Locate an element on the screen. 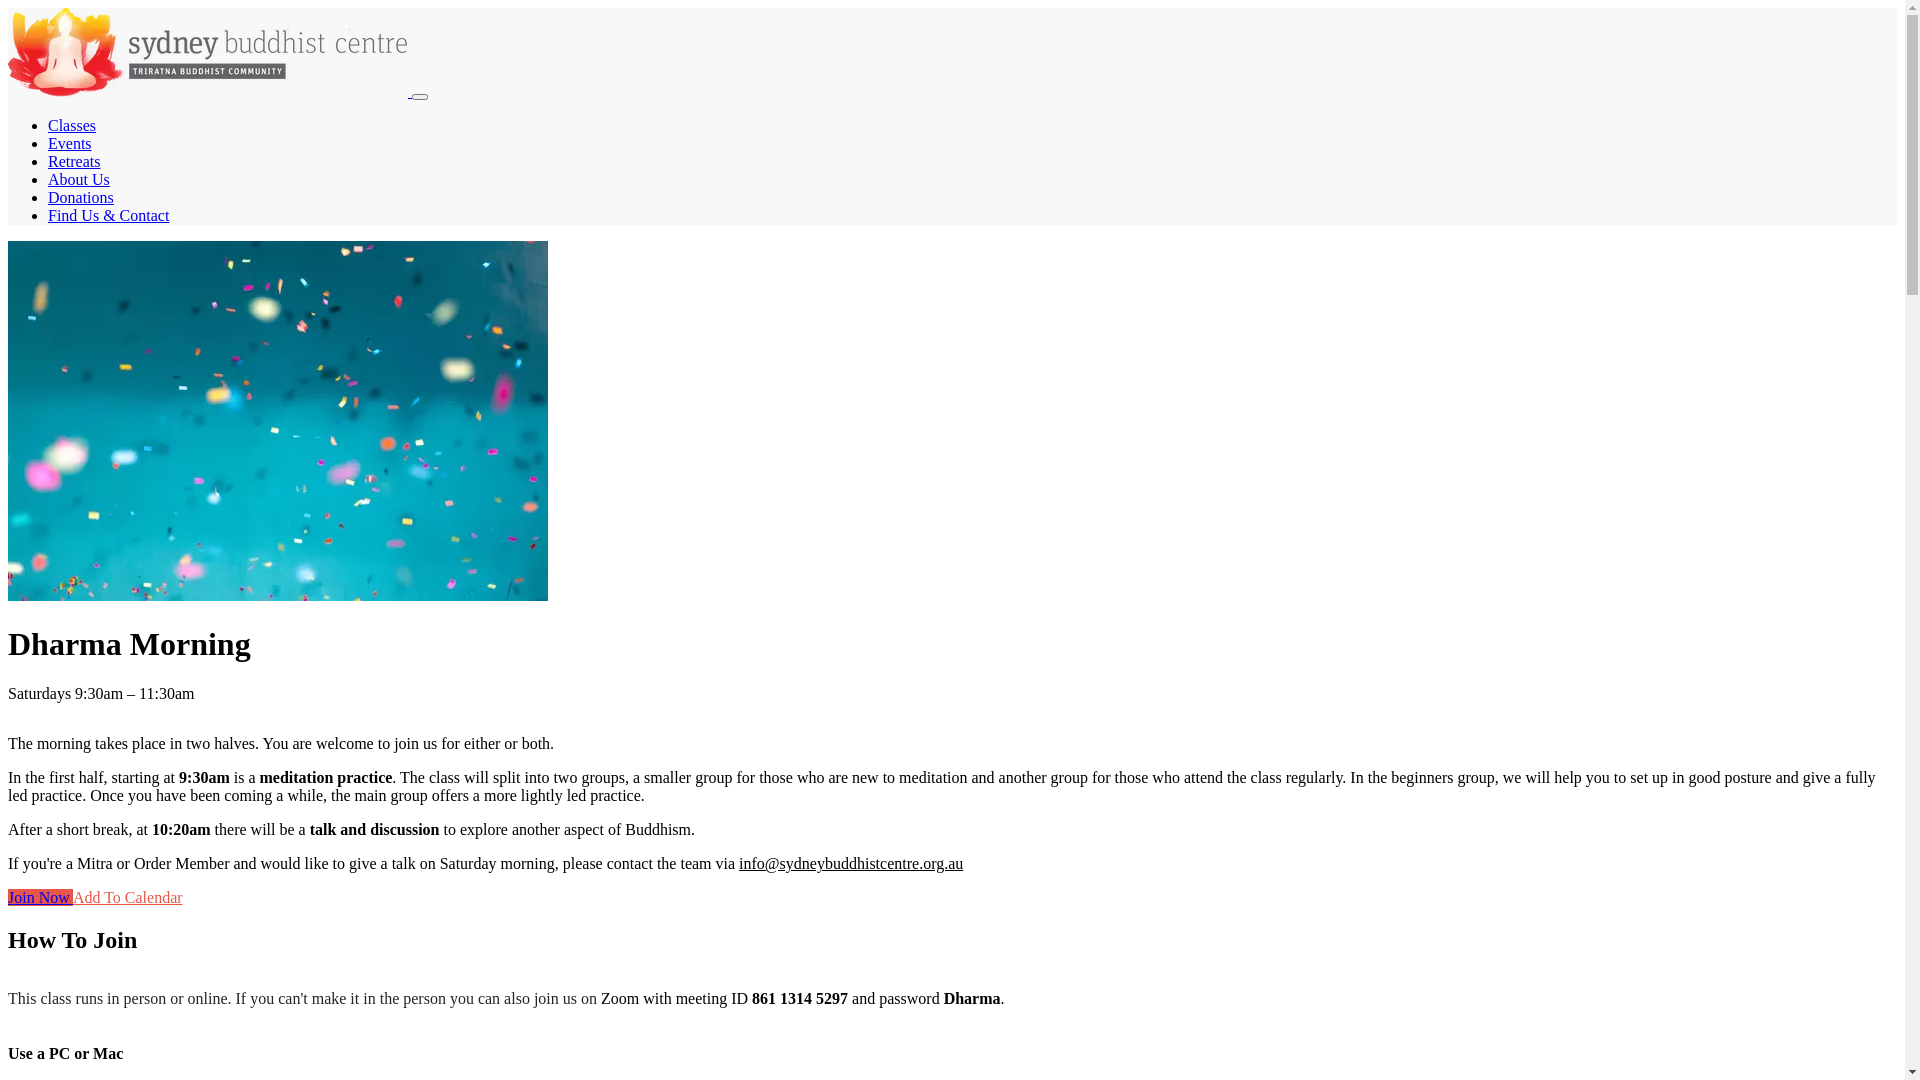 The height and width of the screenshot is (1080, 1920). 'Retreats' is located at coordinates (73, 160).